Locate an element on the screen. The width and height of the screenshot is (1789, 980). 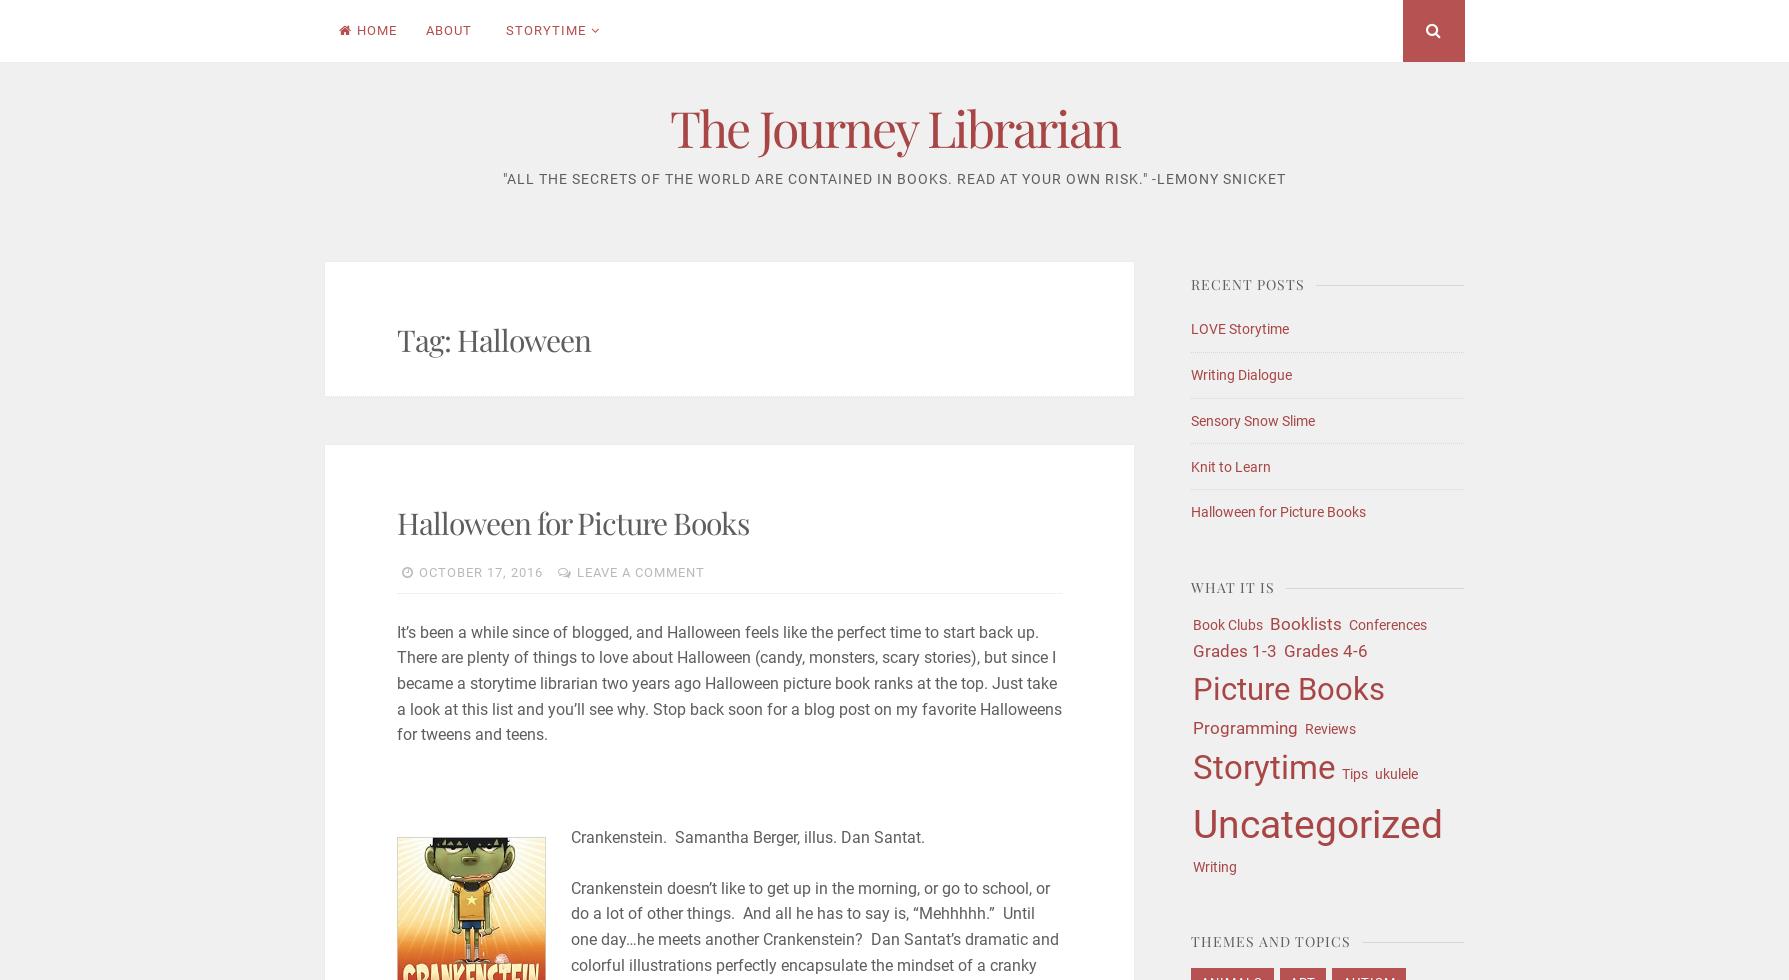
'Writing' is located at coordinates (1214, 866).